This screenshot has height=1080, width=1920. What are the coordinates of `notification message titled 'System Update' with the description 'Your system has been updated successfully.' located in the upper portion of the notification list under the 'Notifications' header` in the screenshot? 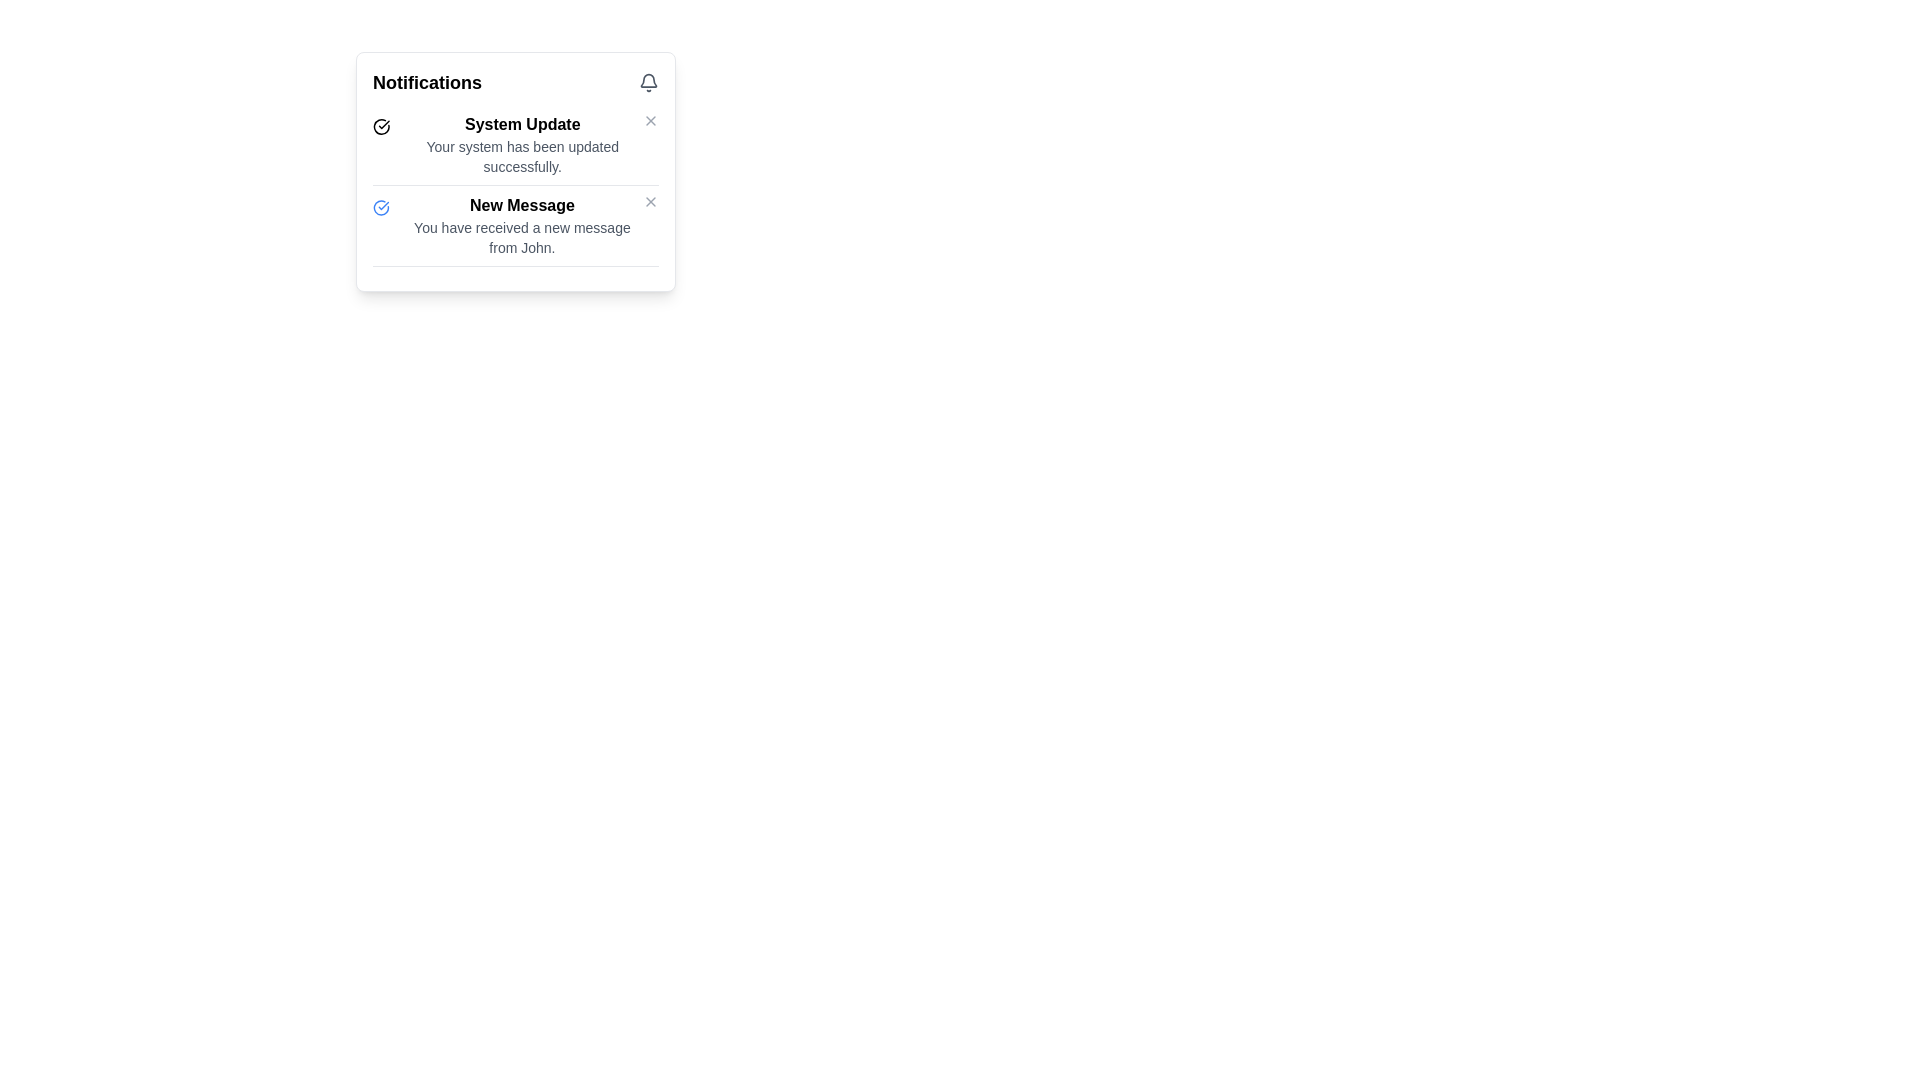 It's located at (522, 144).